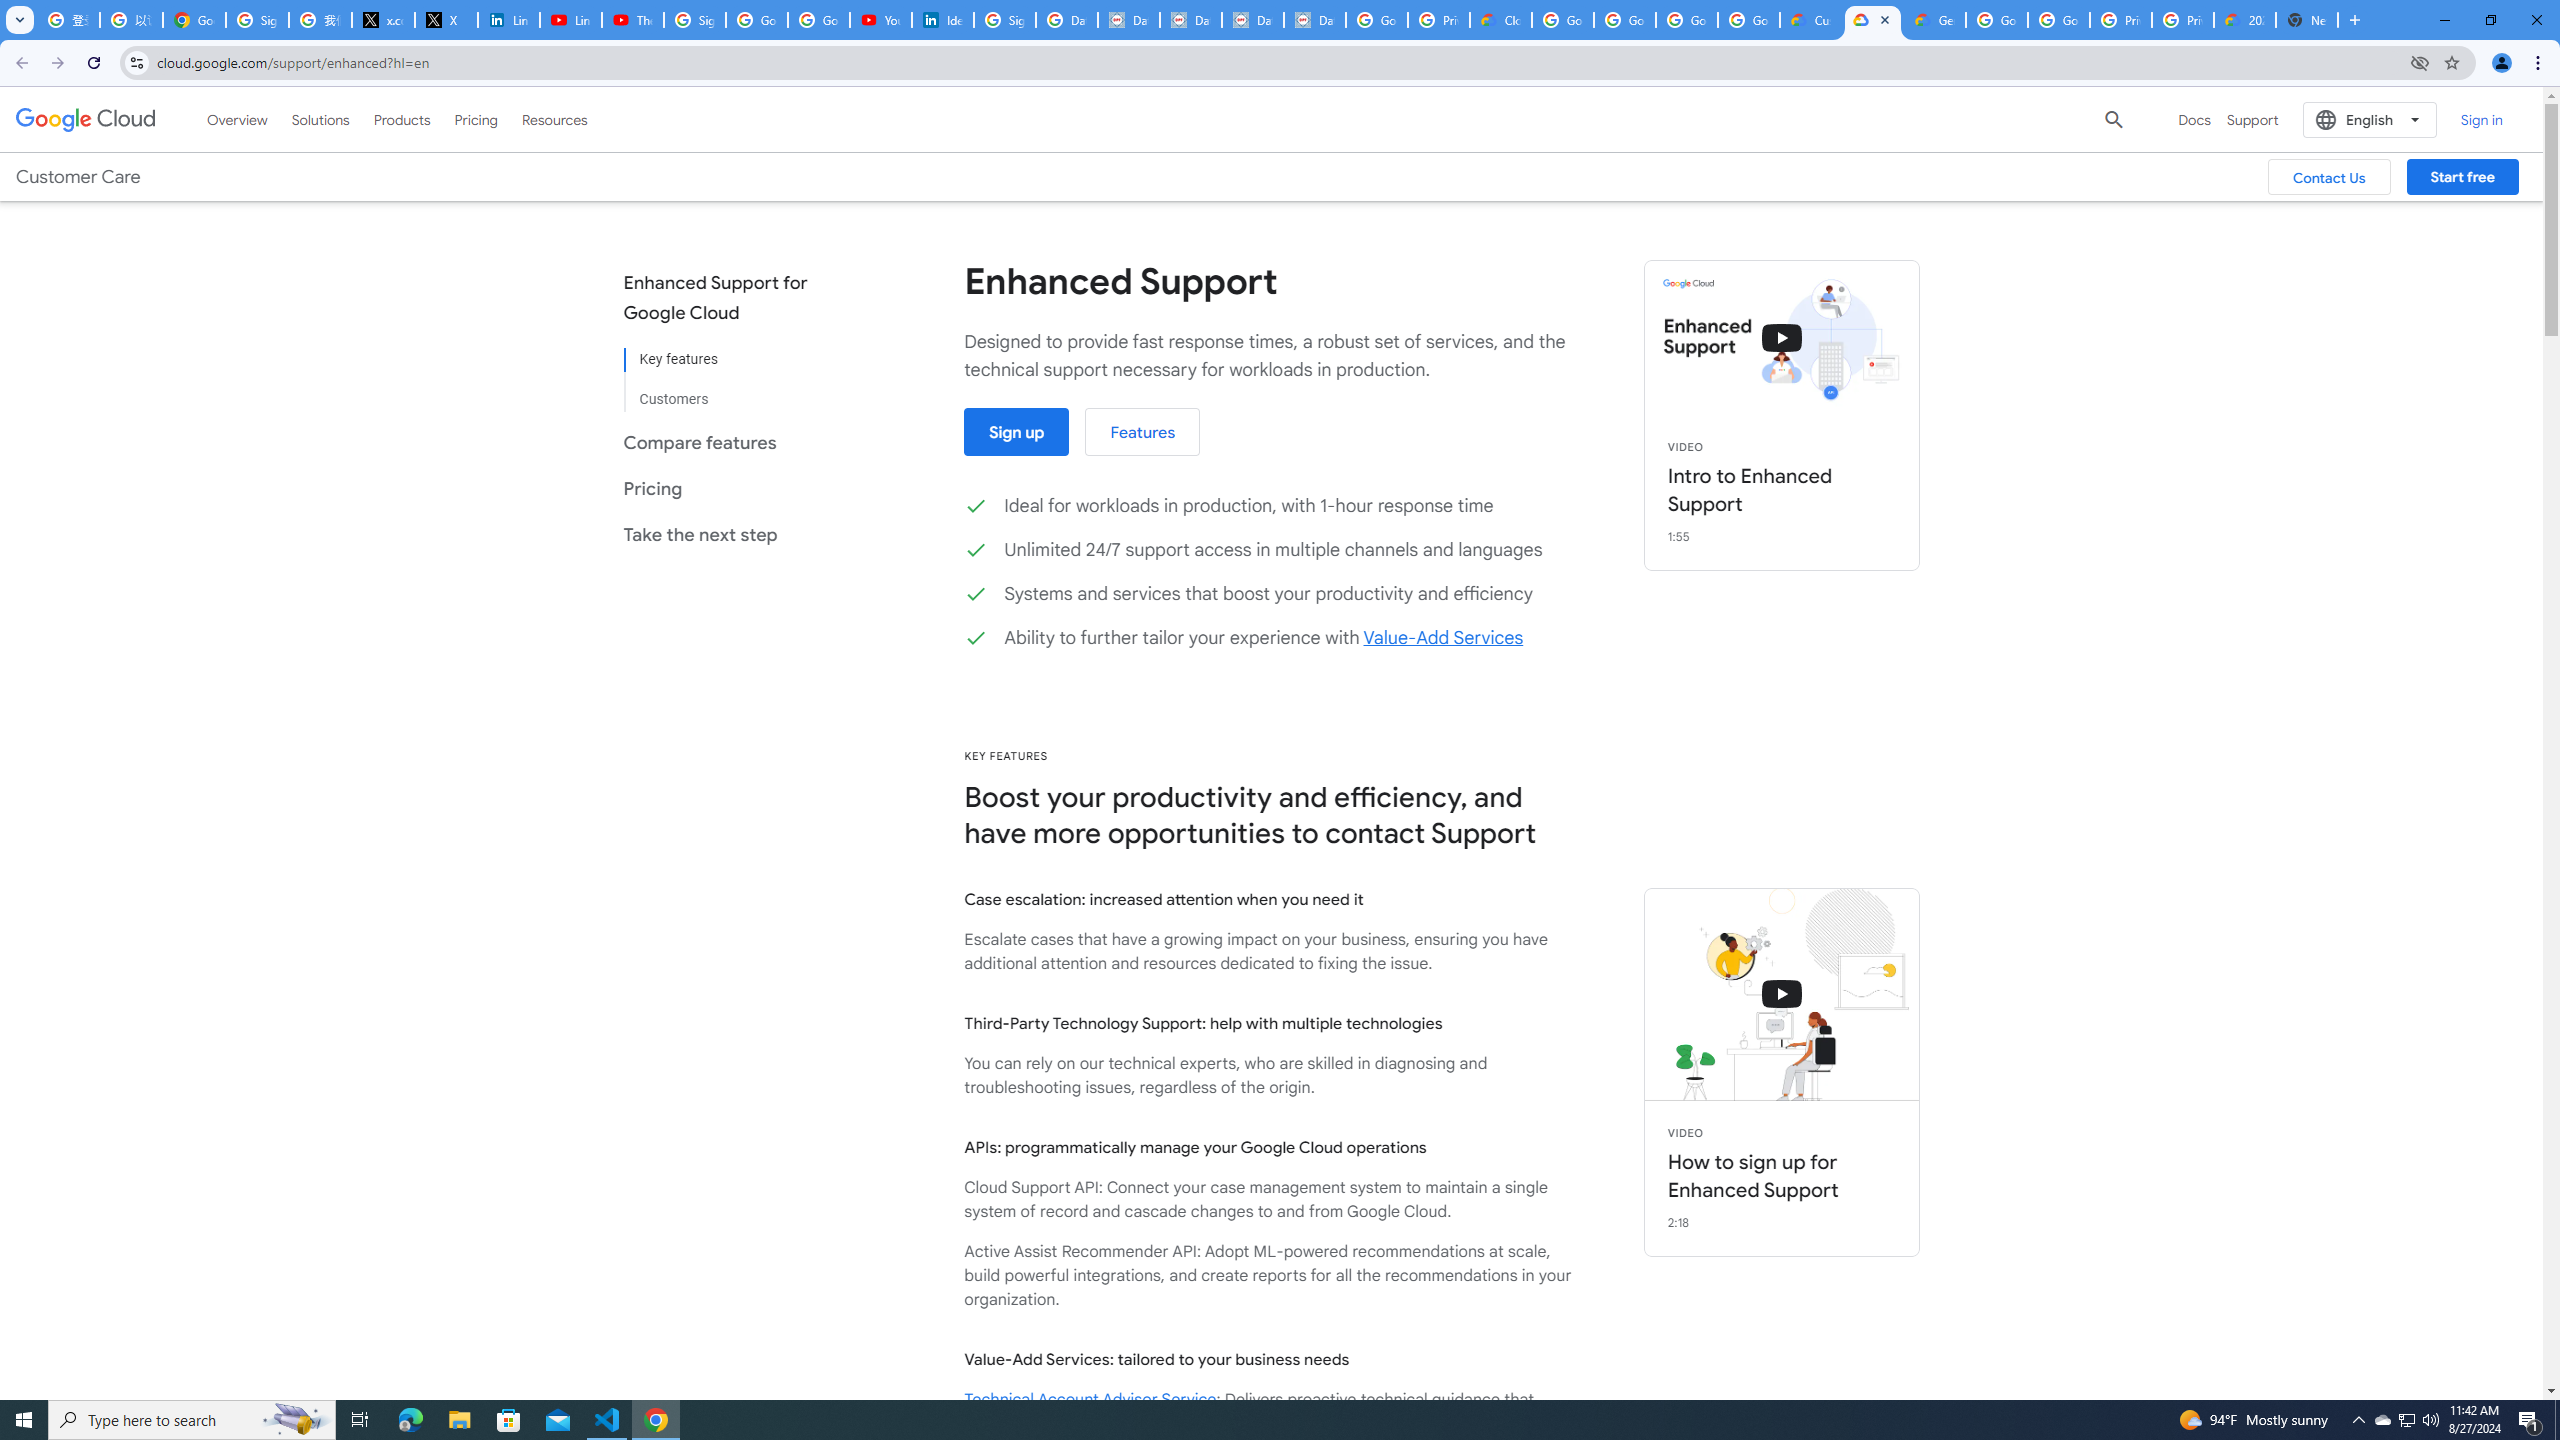 This screenshot has height=1440, width=2560. I want to click on 'connecting with support', so click(1781, 995).